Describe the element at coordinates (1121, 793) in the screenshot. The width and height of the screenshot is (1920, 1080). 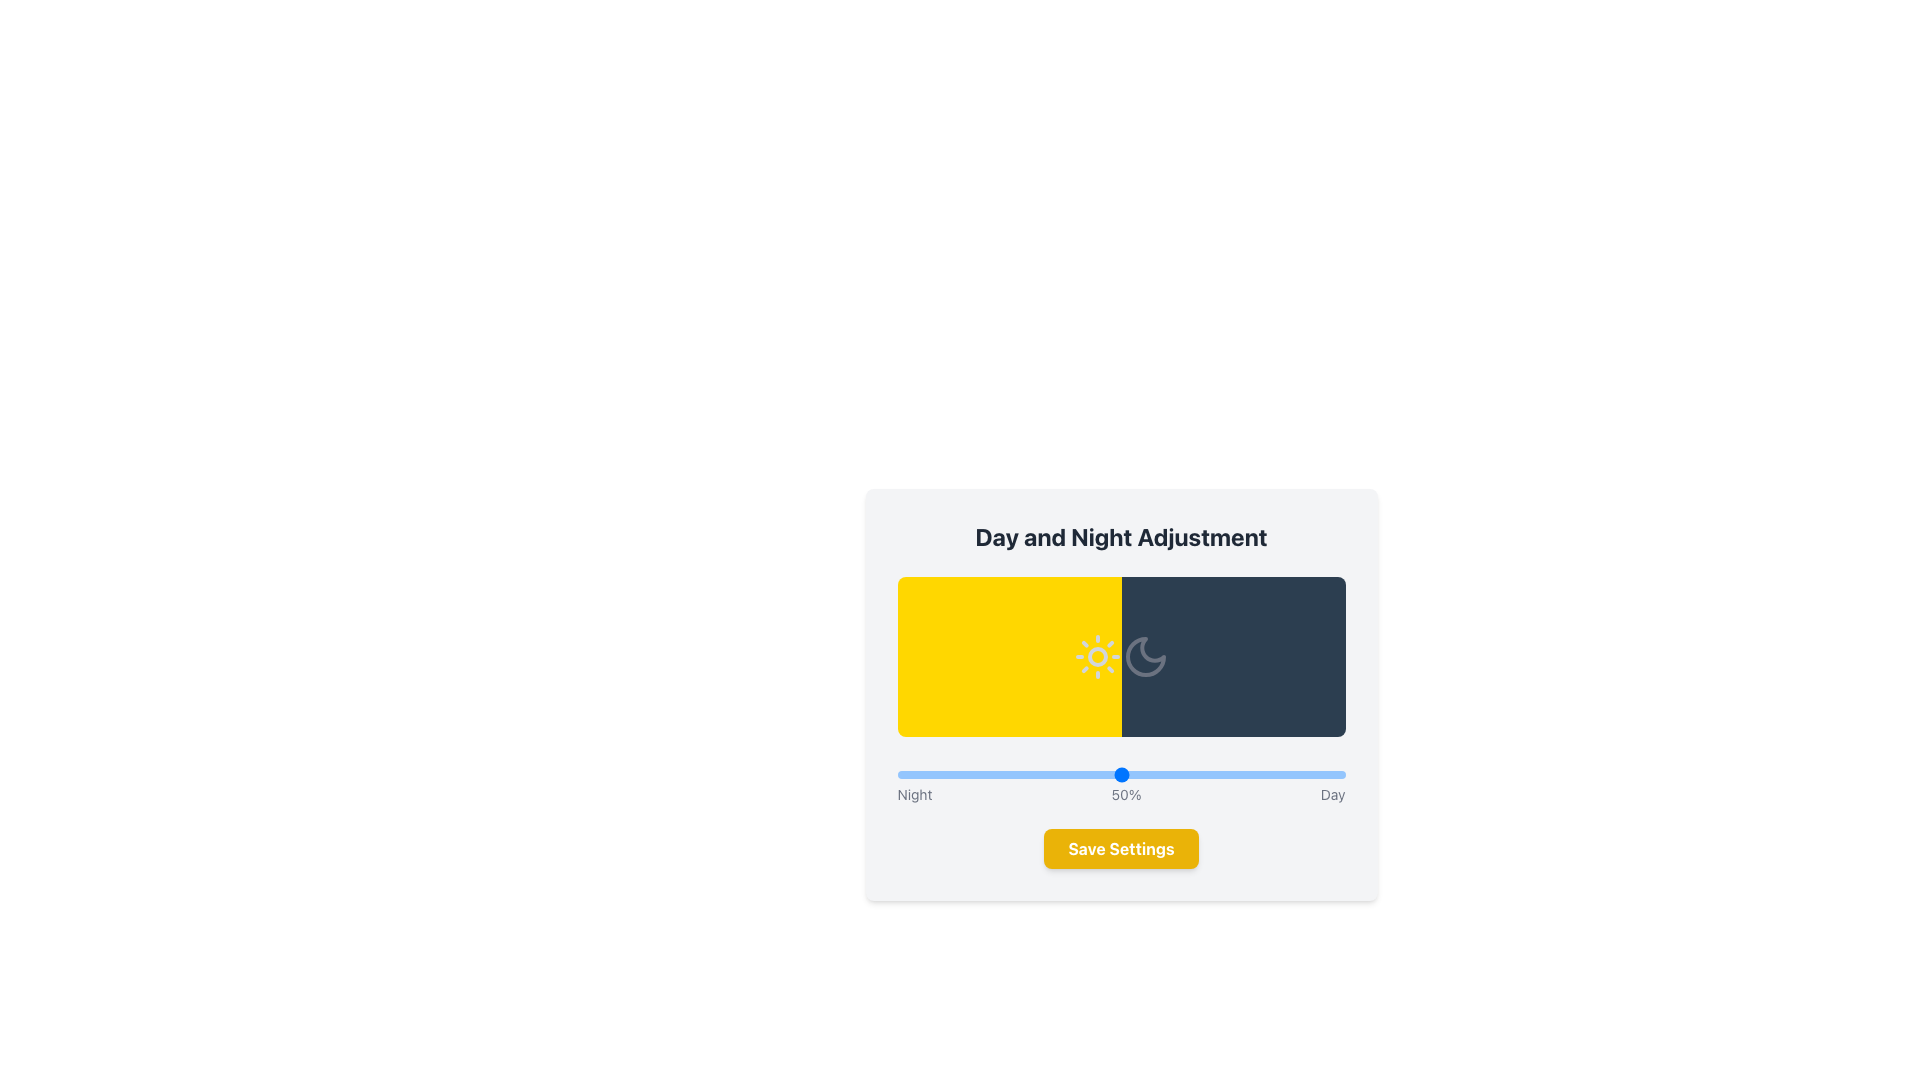
I see `the text label displaying 'Night 50% Day', which is located directly below the blue progress slider and above the 'Save Settings' button` at that location.